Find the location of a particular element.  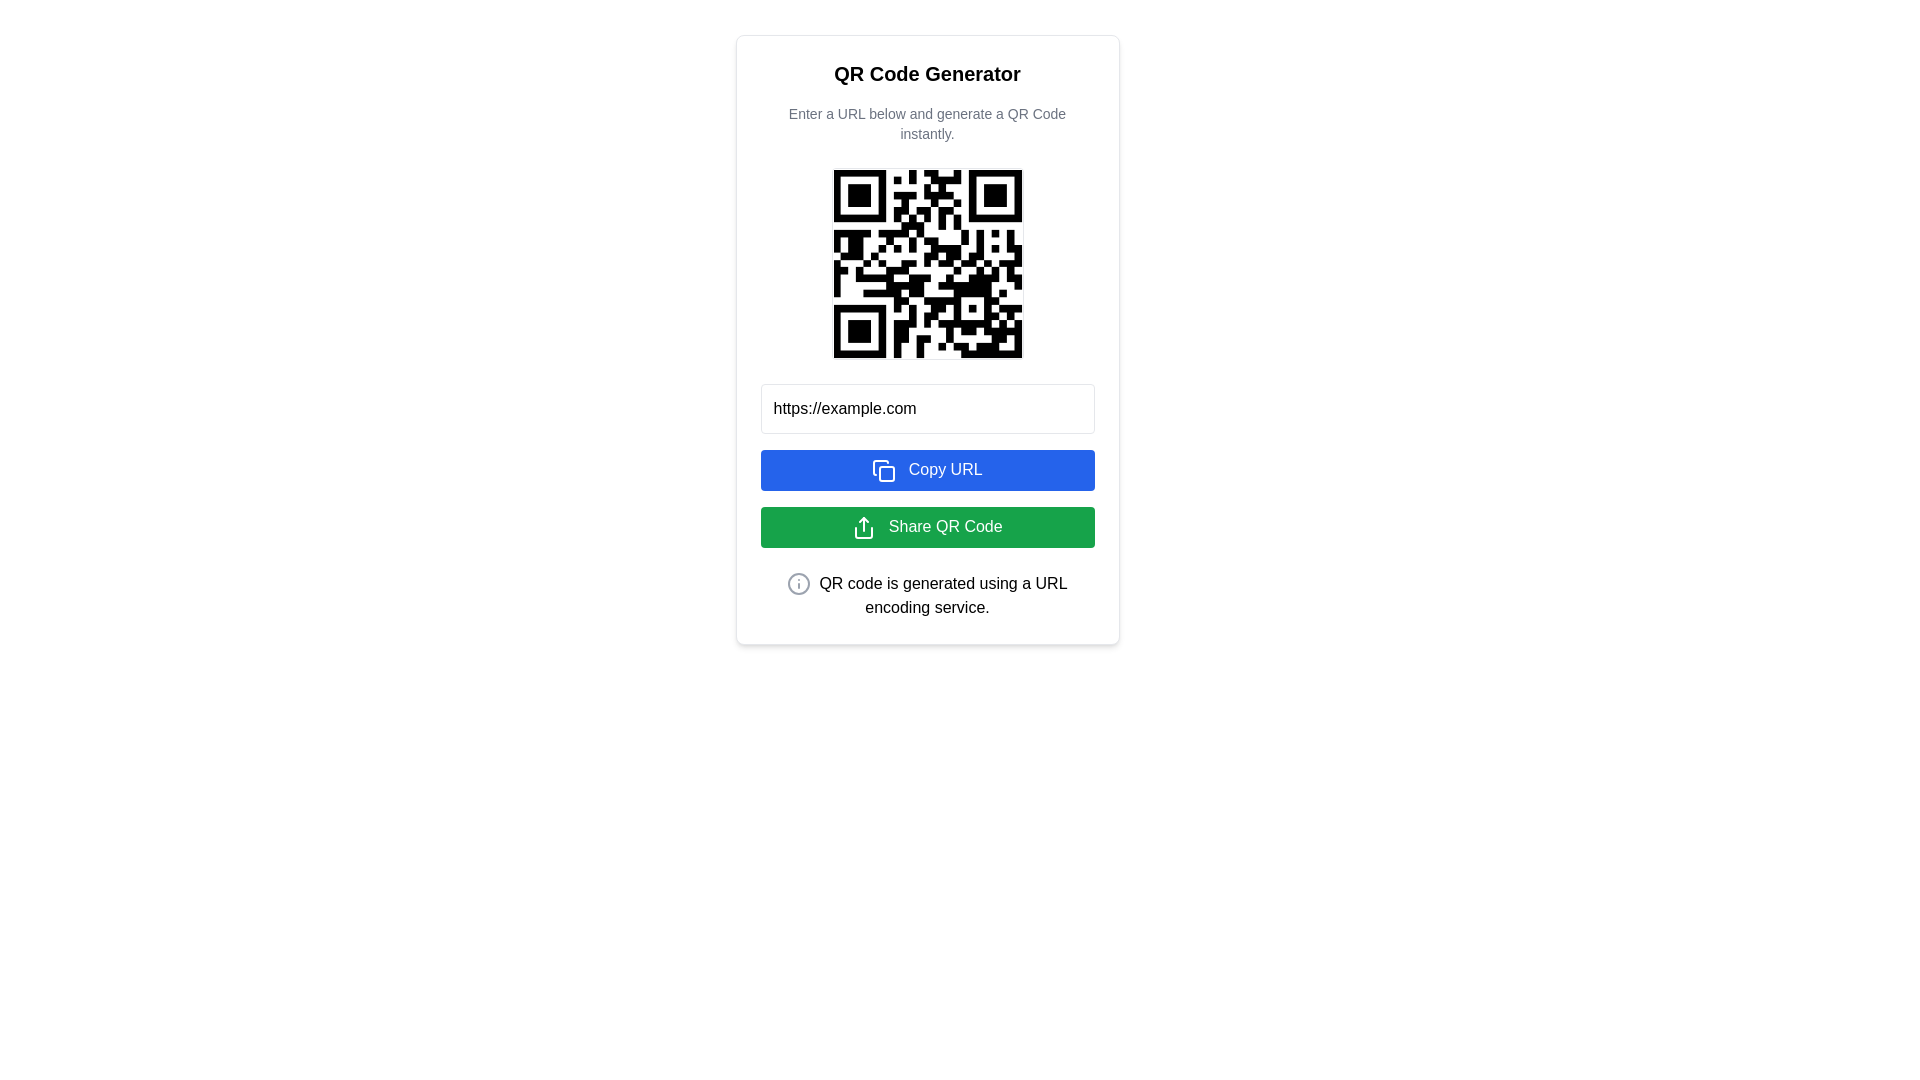

the information icon, which is a light grey circular icon with an 'i' in the center, located to the left of the text 'QR code is generated using a URL encoding service.' is located at coordinates (798, 584).